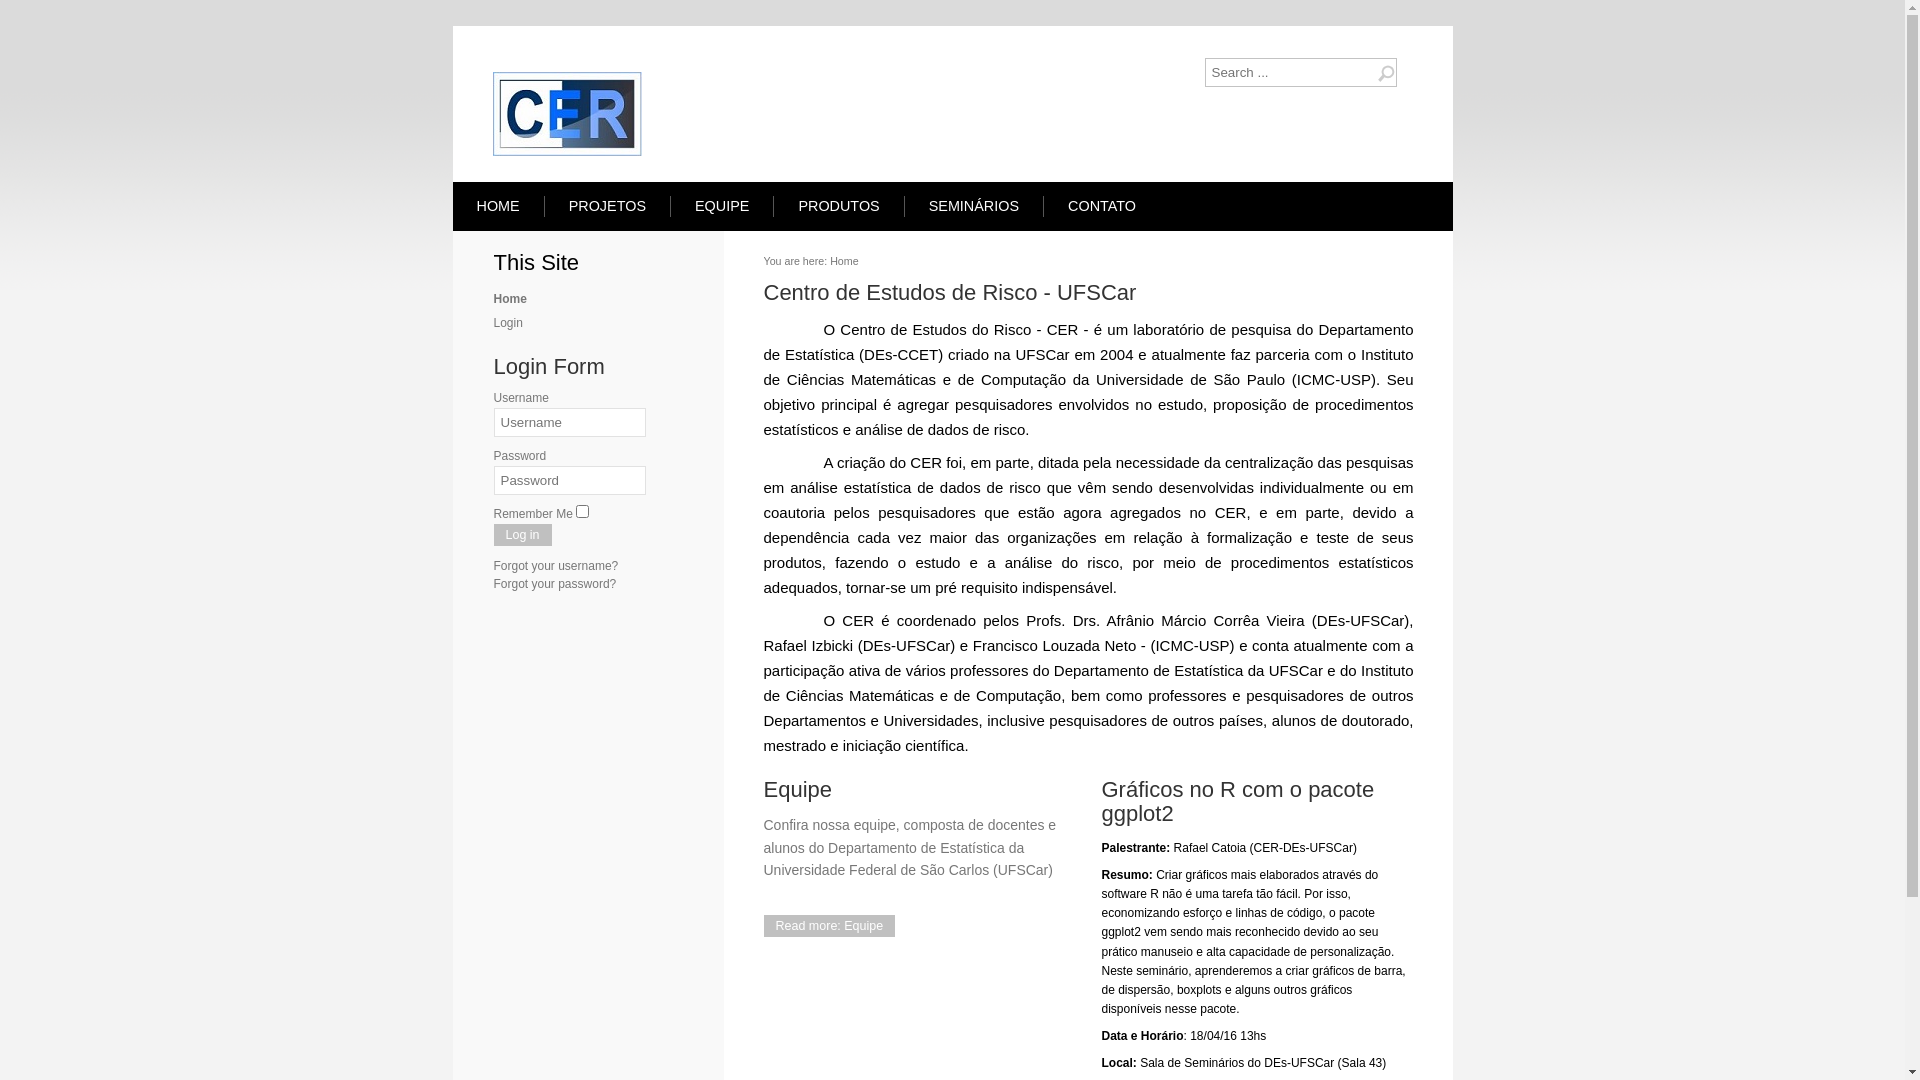 The width and height of the screenshot is (1920, 1080). What do you see at coordinates (1101, 205) in the screenshot?
I see `'CONTATO'` at bounding box center [1101, 205].